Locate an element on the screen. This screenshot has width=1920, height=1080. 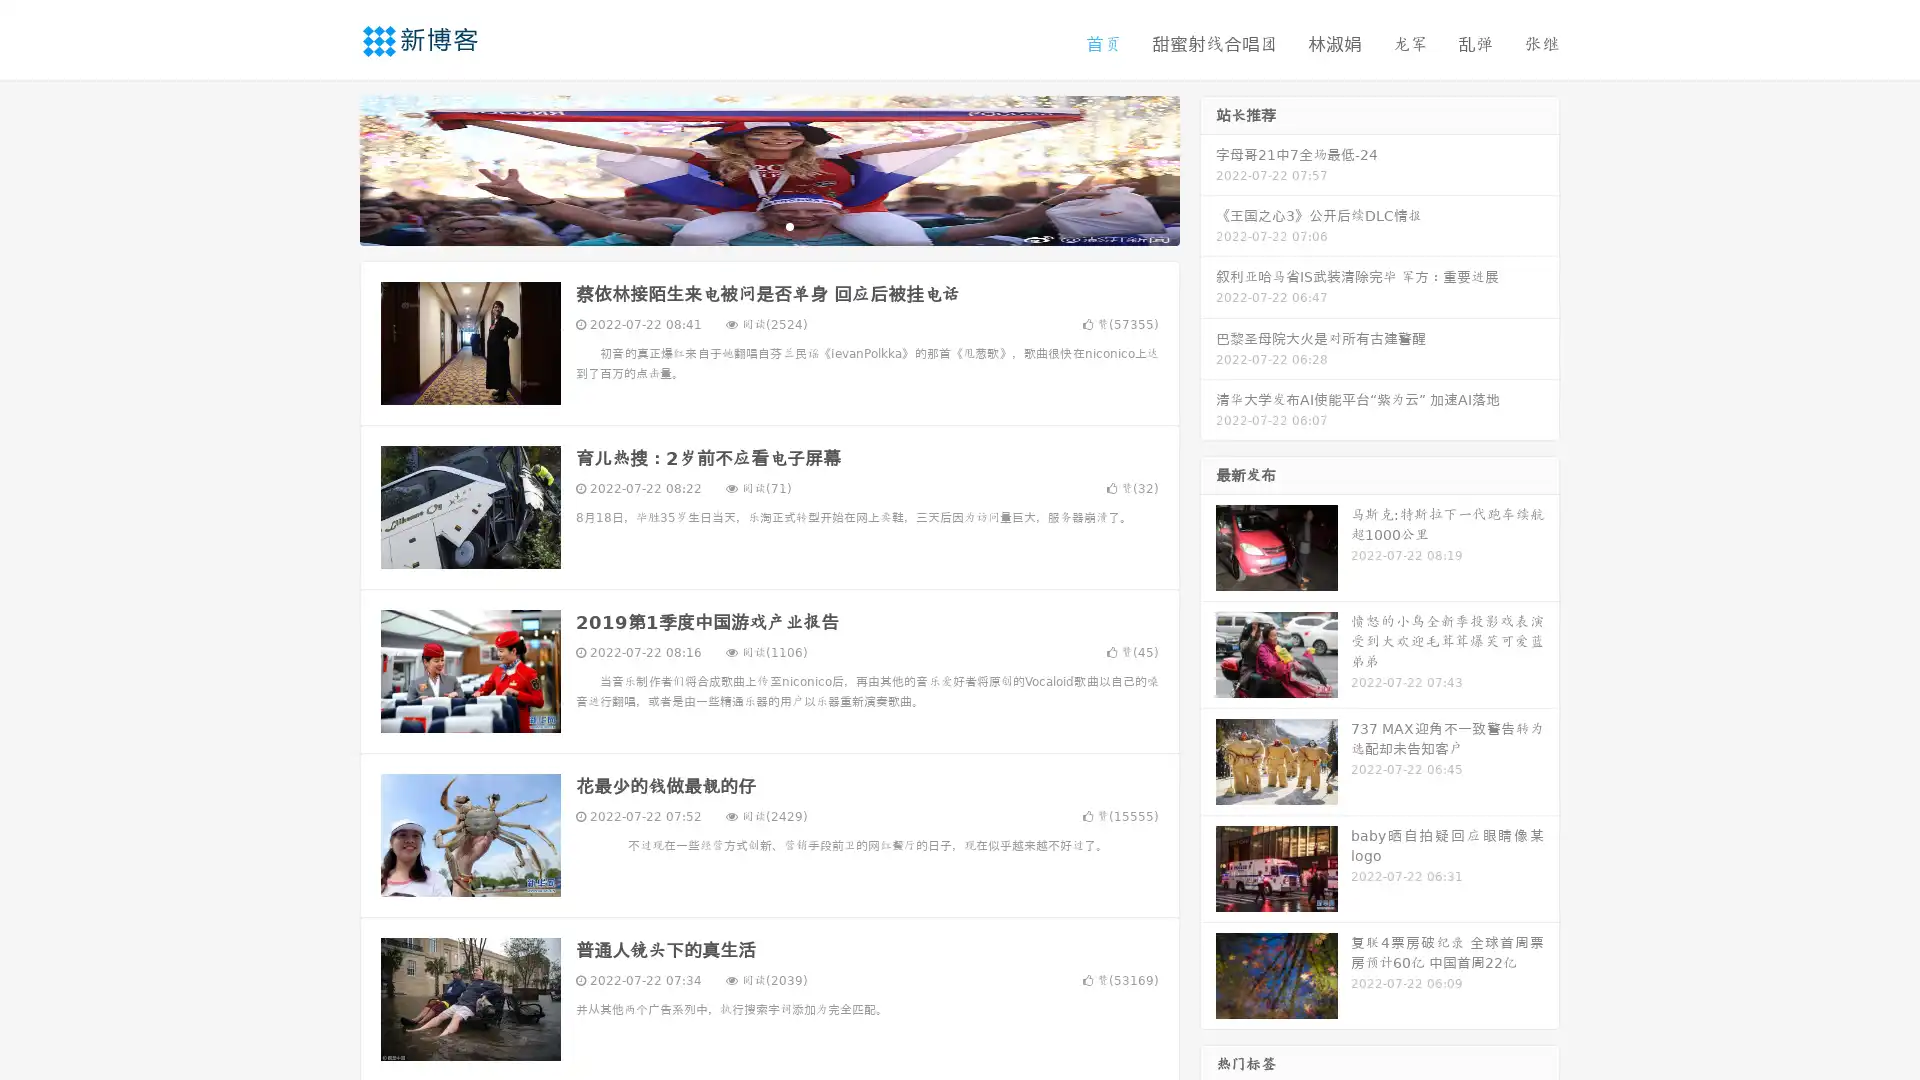
Previous slide is located at coordinates (330, 168).